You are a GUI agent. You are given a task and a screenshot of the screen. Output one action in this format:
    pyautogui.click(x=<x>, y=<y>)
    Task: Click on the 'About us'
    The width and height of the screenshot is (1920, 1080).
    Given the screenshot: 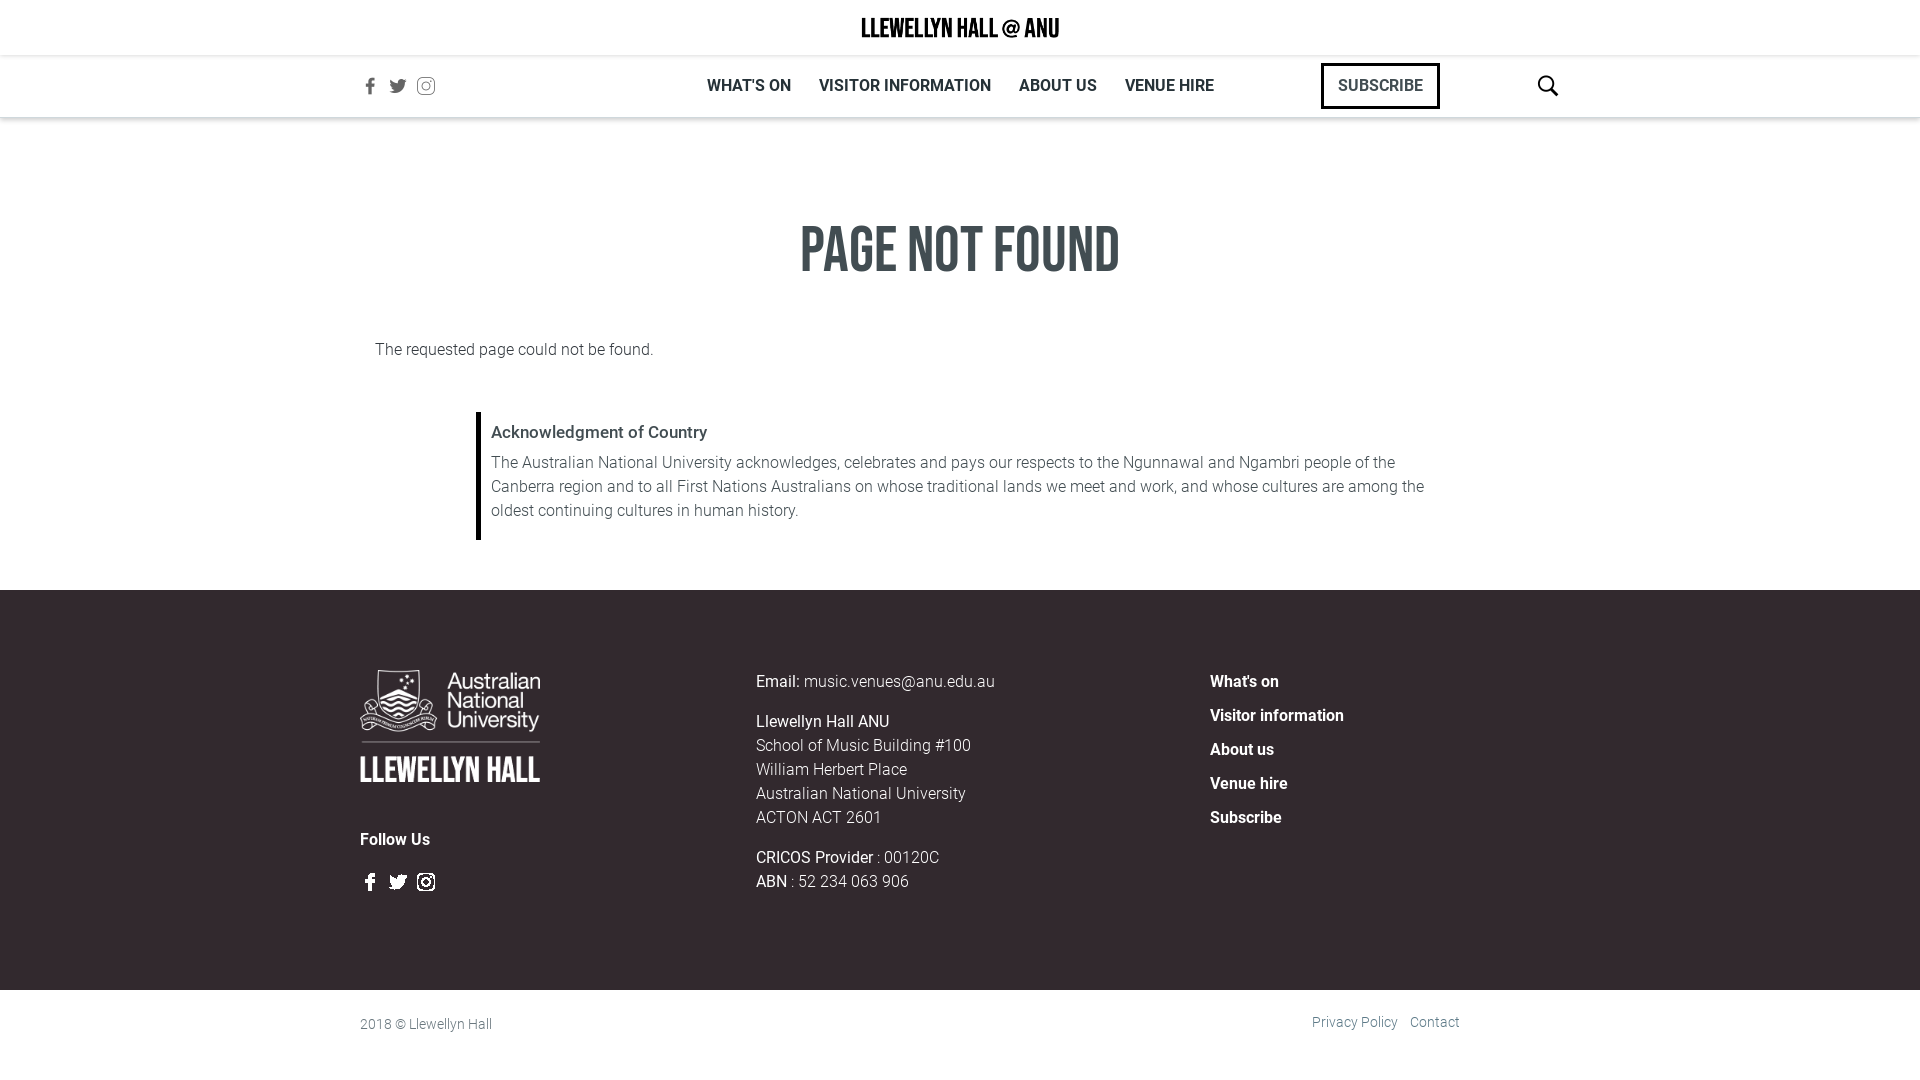 What is the action you would take?
    pyautogui.click(x=1241, y=749)
    